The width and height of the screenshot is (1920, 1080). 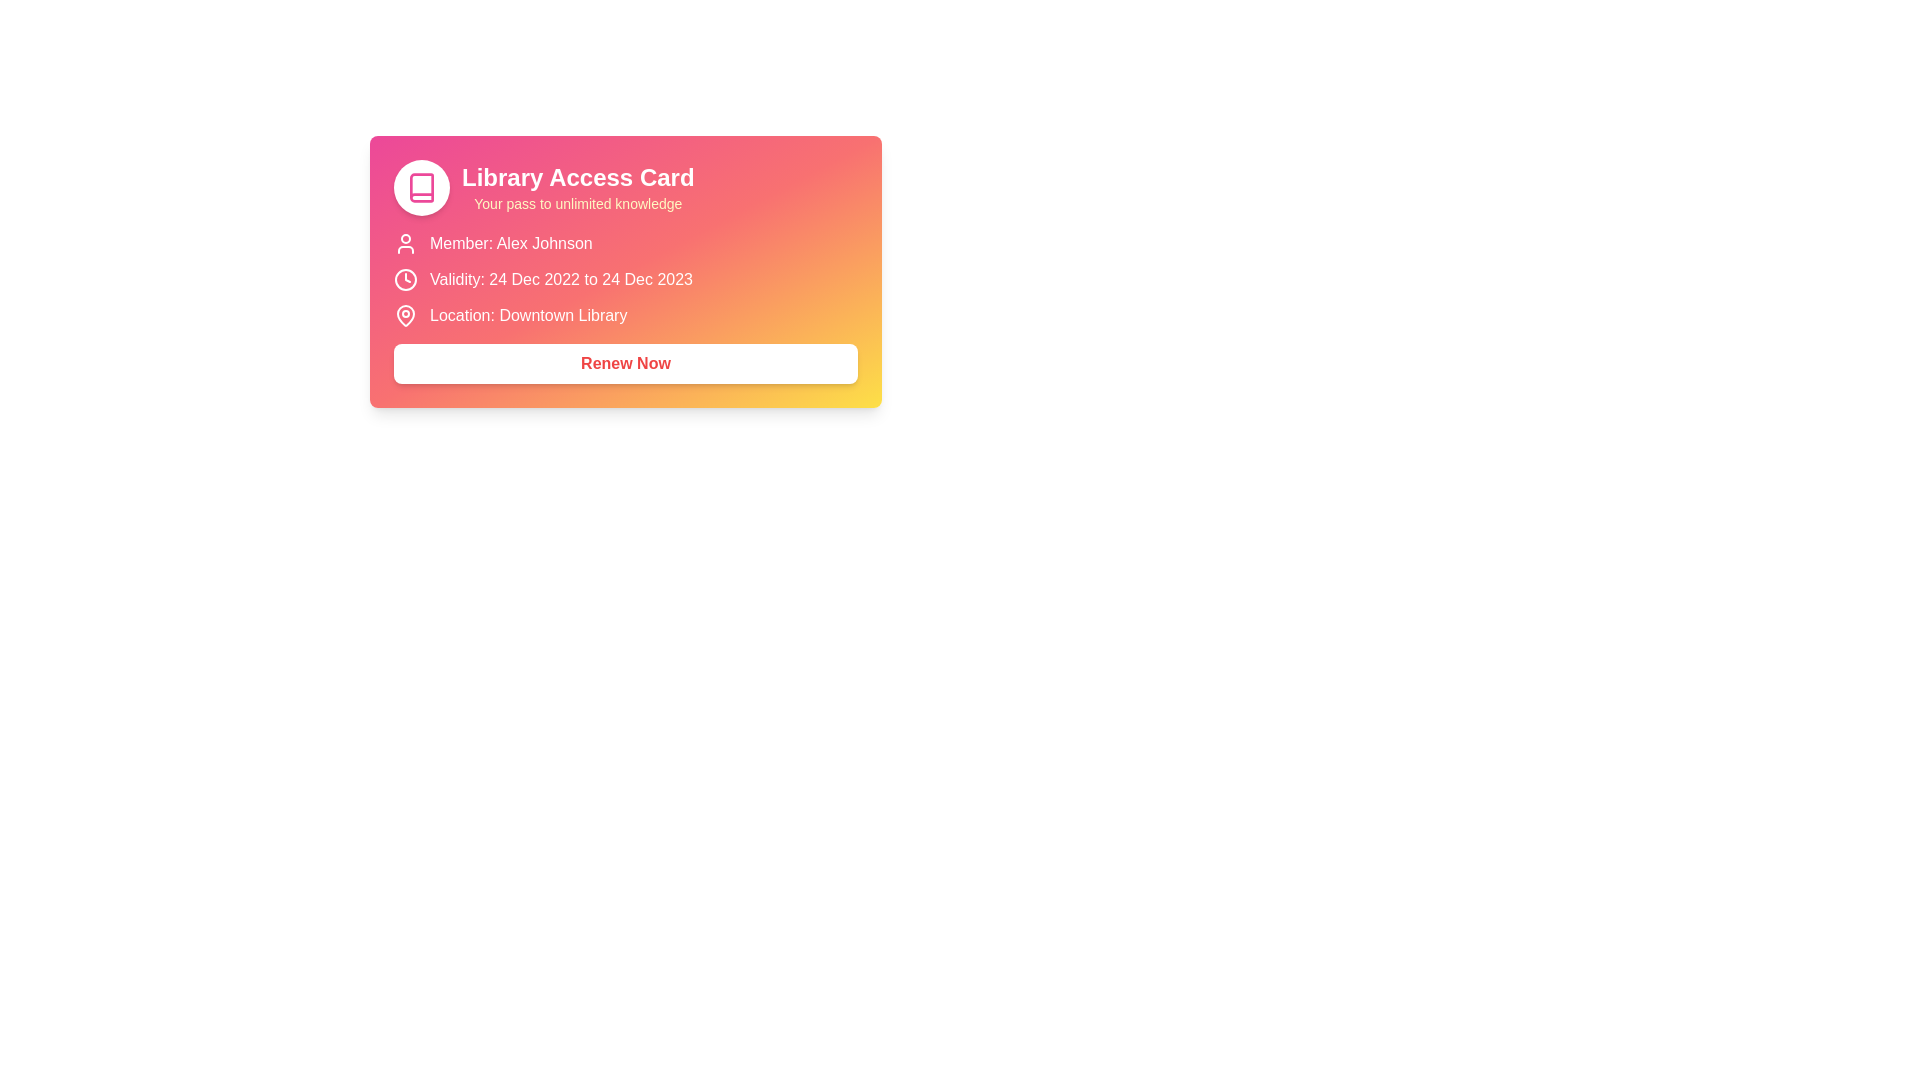 I want to click on the 'Renew Now' button, which is a rectangular button with rounded corners and bold red text, located at the bottom of the 'Library Access Card', so click(x=624, y=363).